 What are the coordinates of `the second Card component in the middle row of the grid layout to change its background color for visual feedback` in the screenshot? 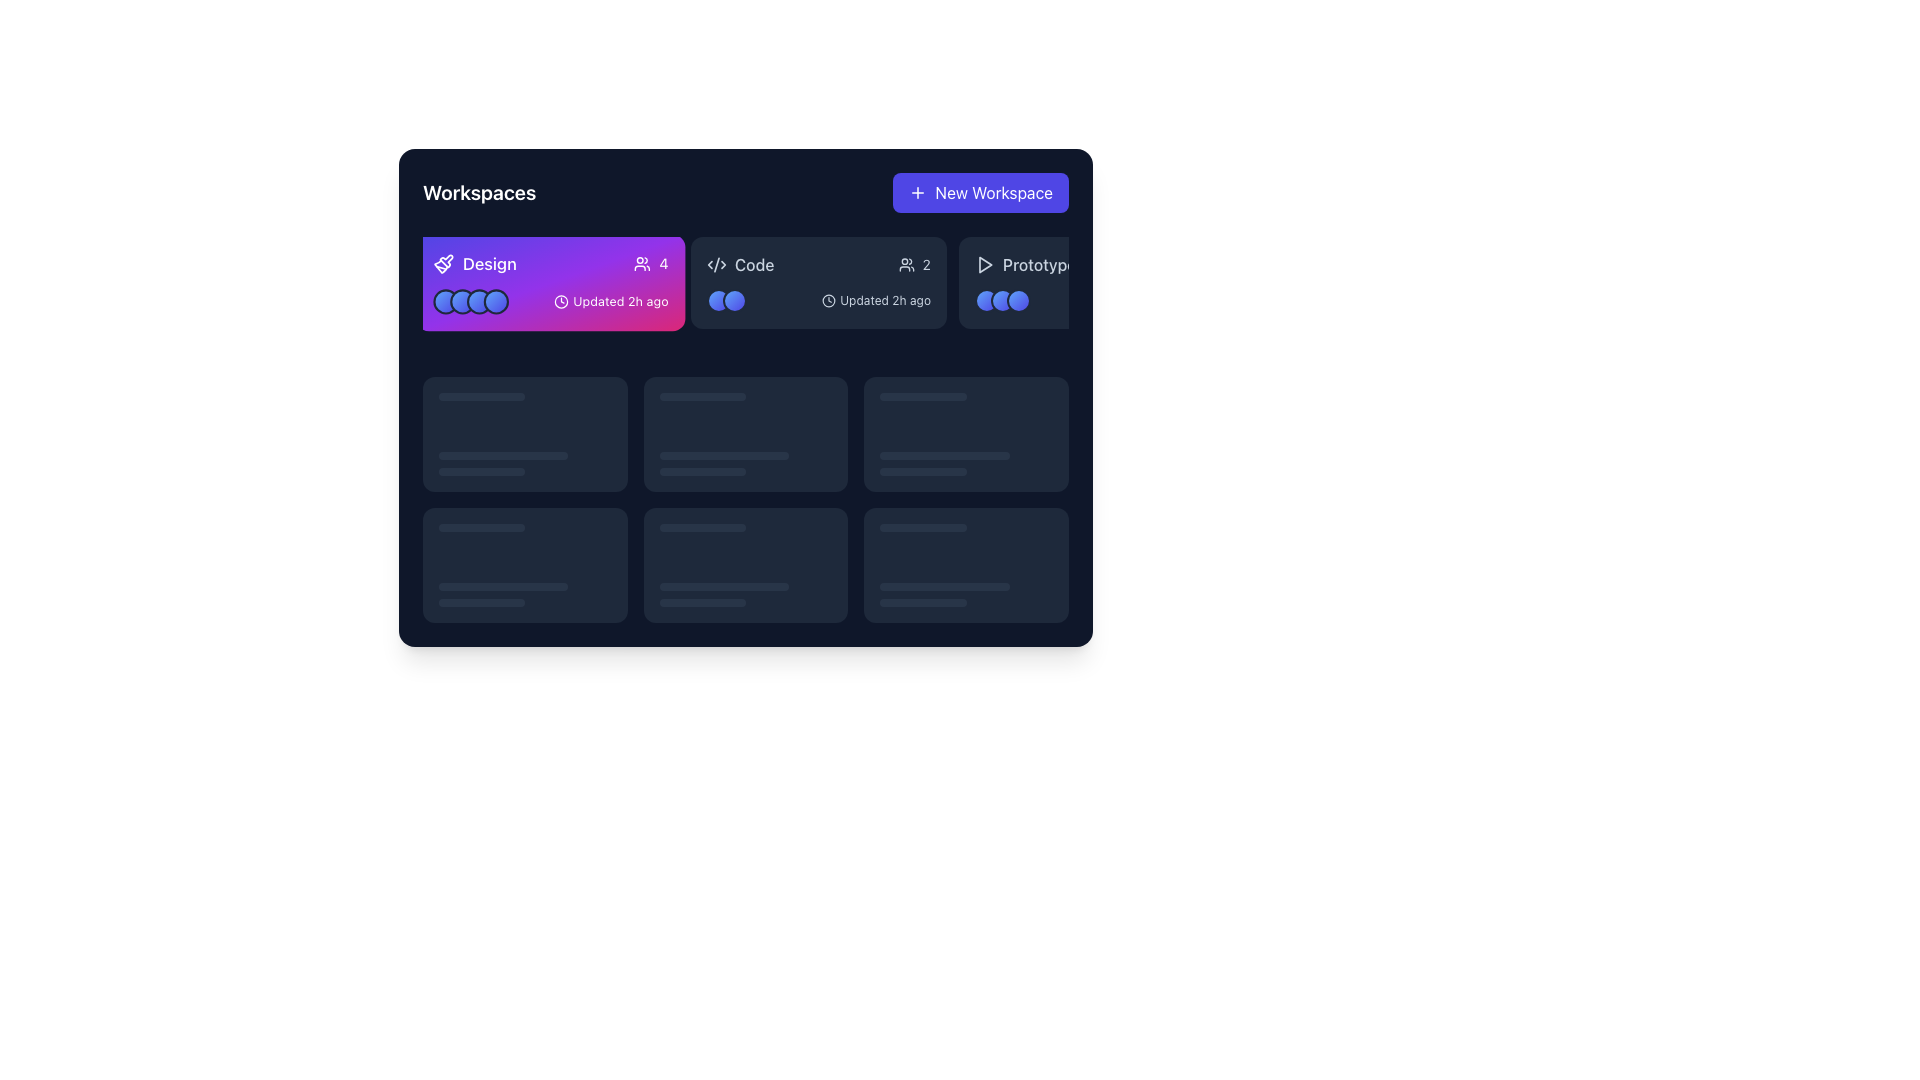 It's located at (744, 433).